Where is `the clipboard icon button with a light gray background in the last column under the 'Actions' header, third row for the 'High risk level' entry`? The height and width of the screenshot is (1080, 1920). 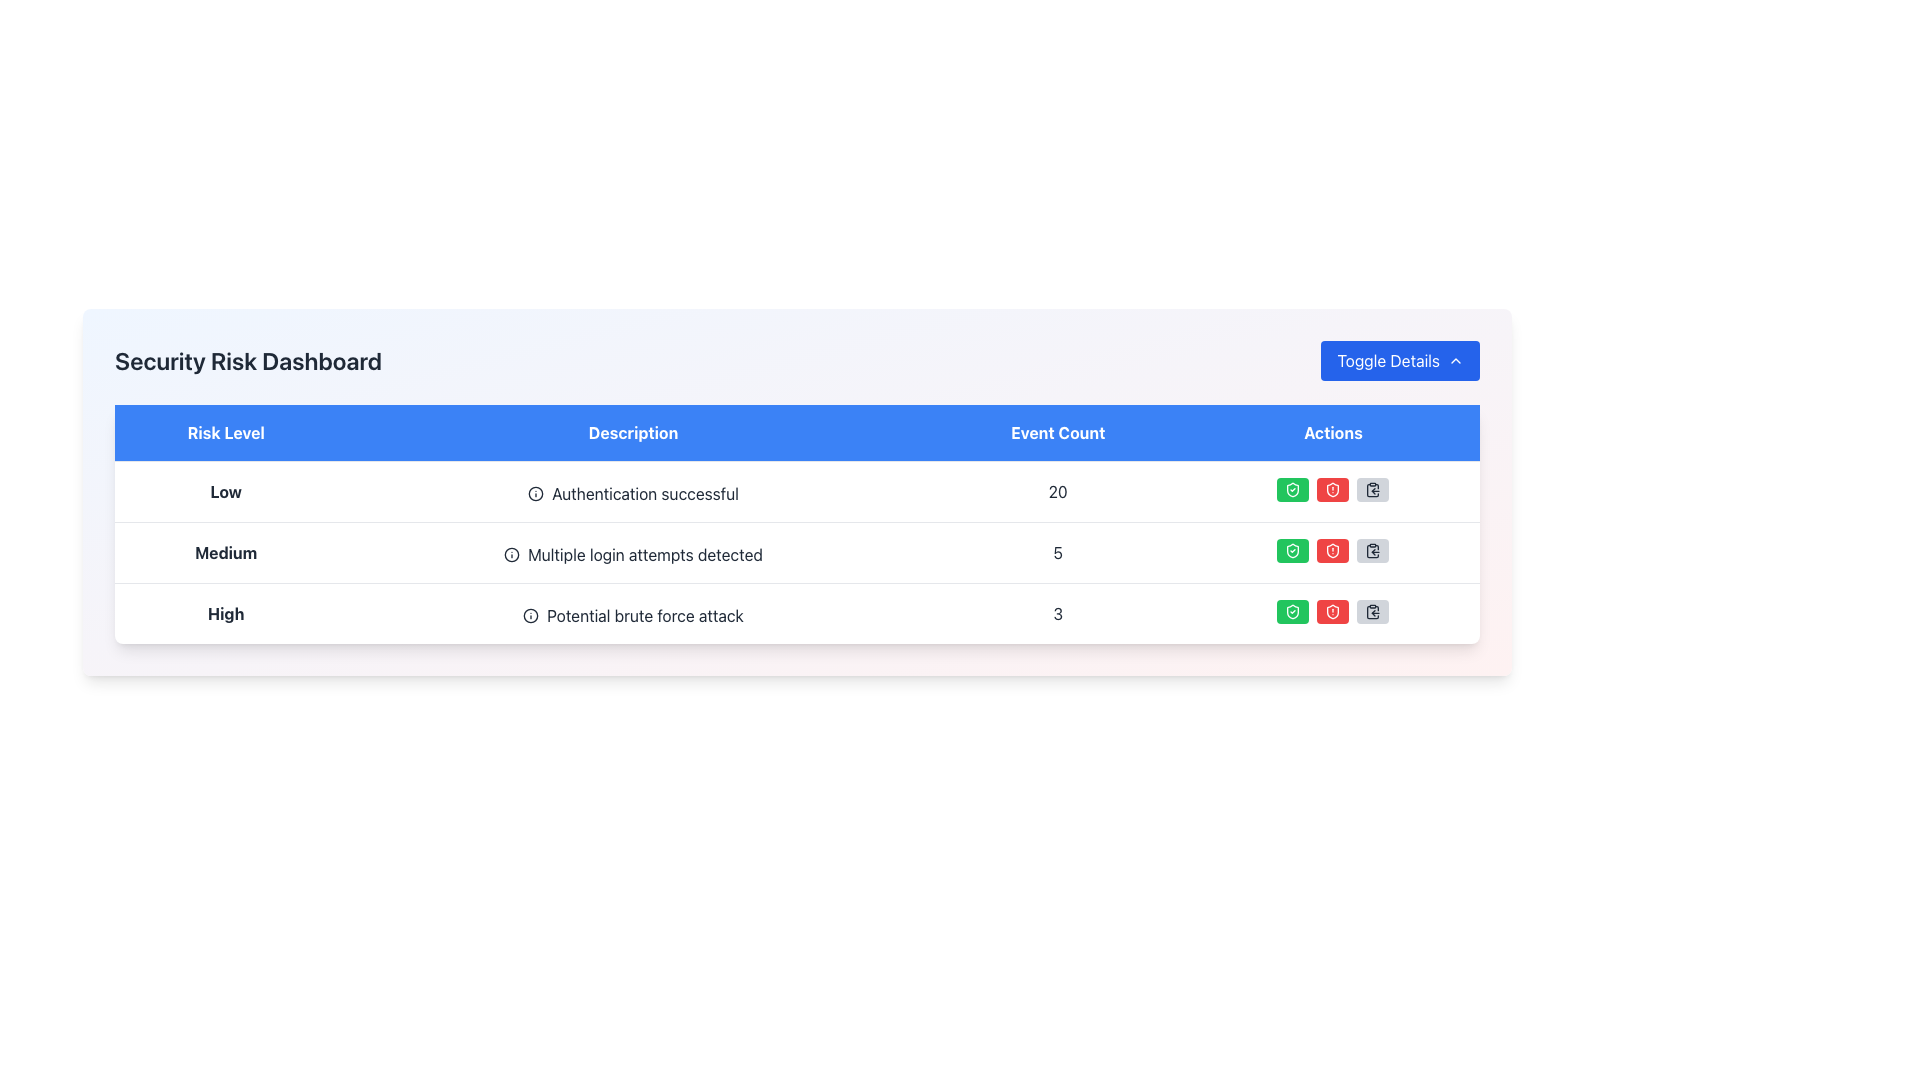 the clipboard icon button with a light gray background in the last column under the 'Actions' header, third row for the 'High risk level' entry is located at coordinates (1372, 489).